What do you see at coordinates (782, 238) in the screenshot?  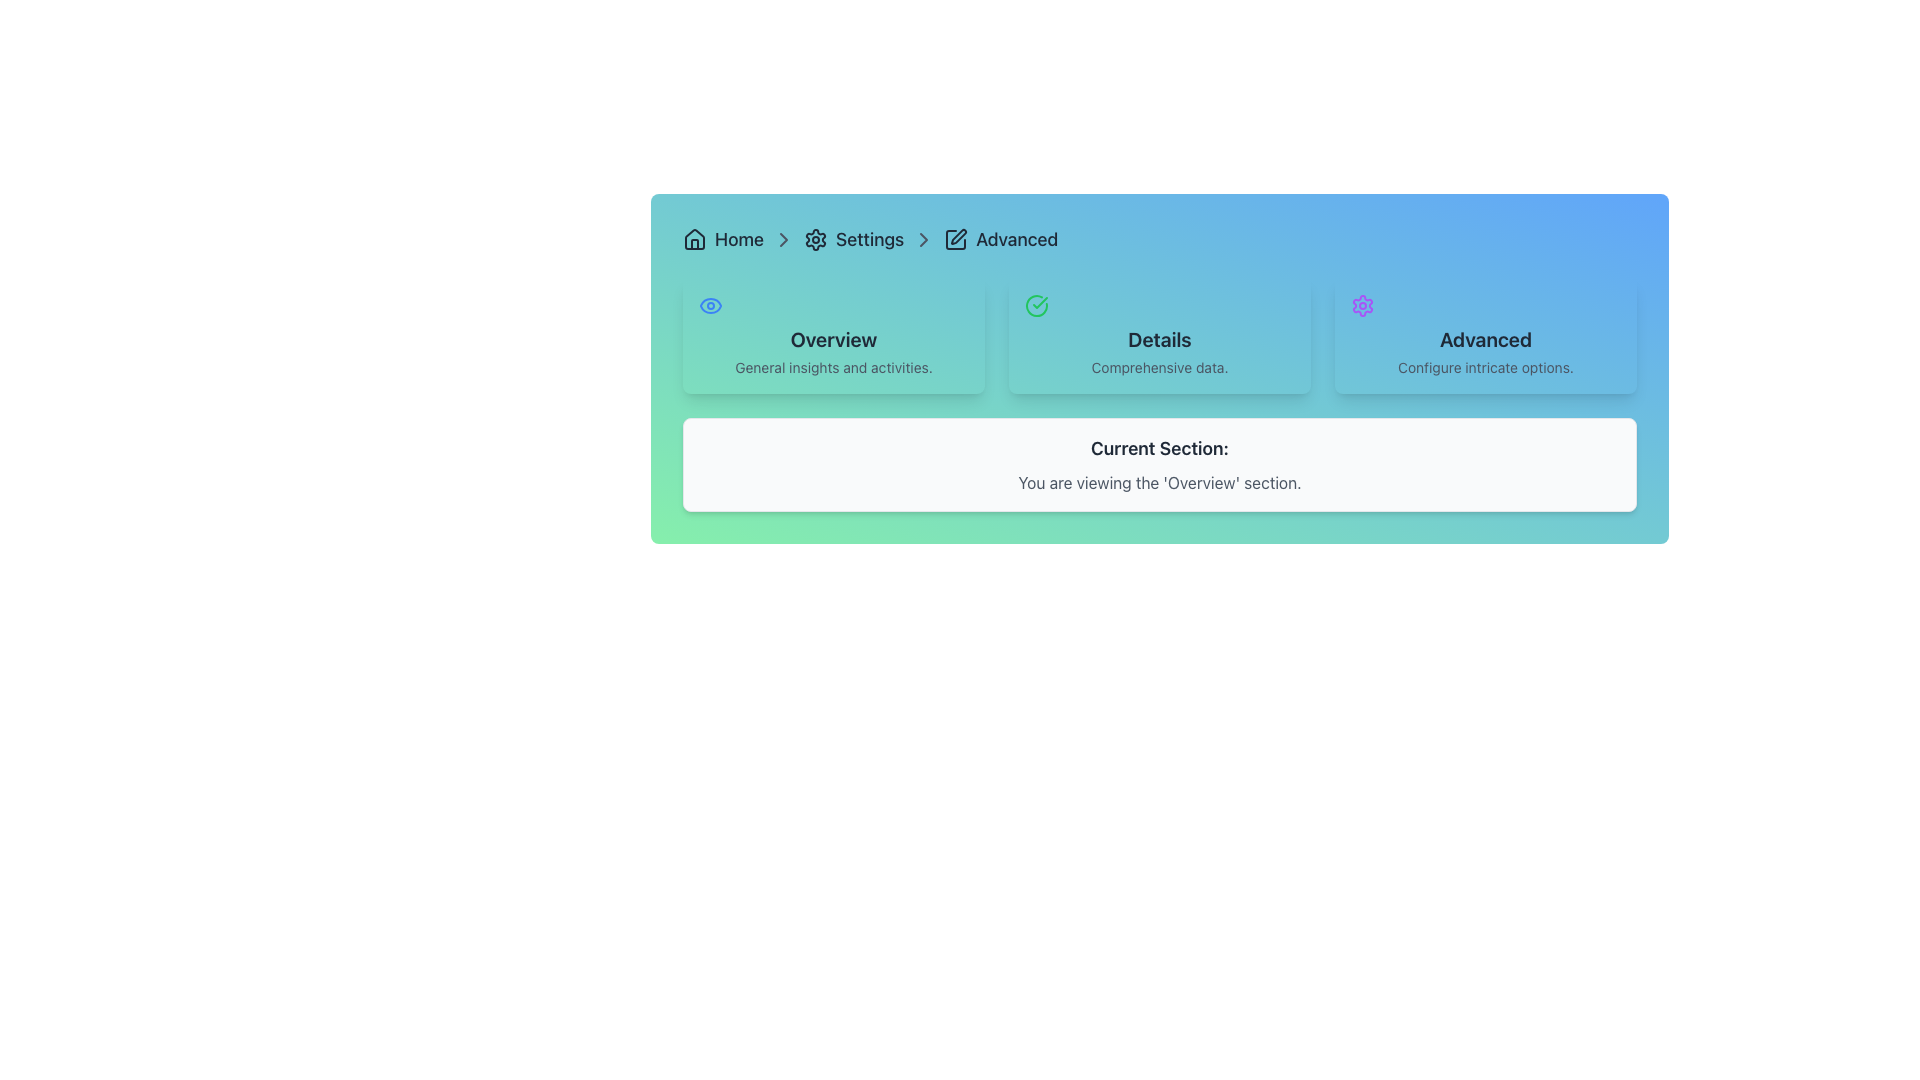 I see `the right-pointing chevron icon in the horizontal breadcrumb navigation bar` at bounding box center [782, 238].